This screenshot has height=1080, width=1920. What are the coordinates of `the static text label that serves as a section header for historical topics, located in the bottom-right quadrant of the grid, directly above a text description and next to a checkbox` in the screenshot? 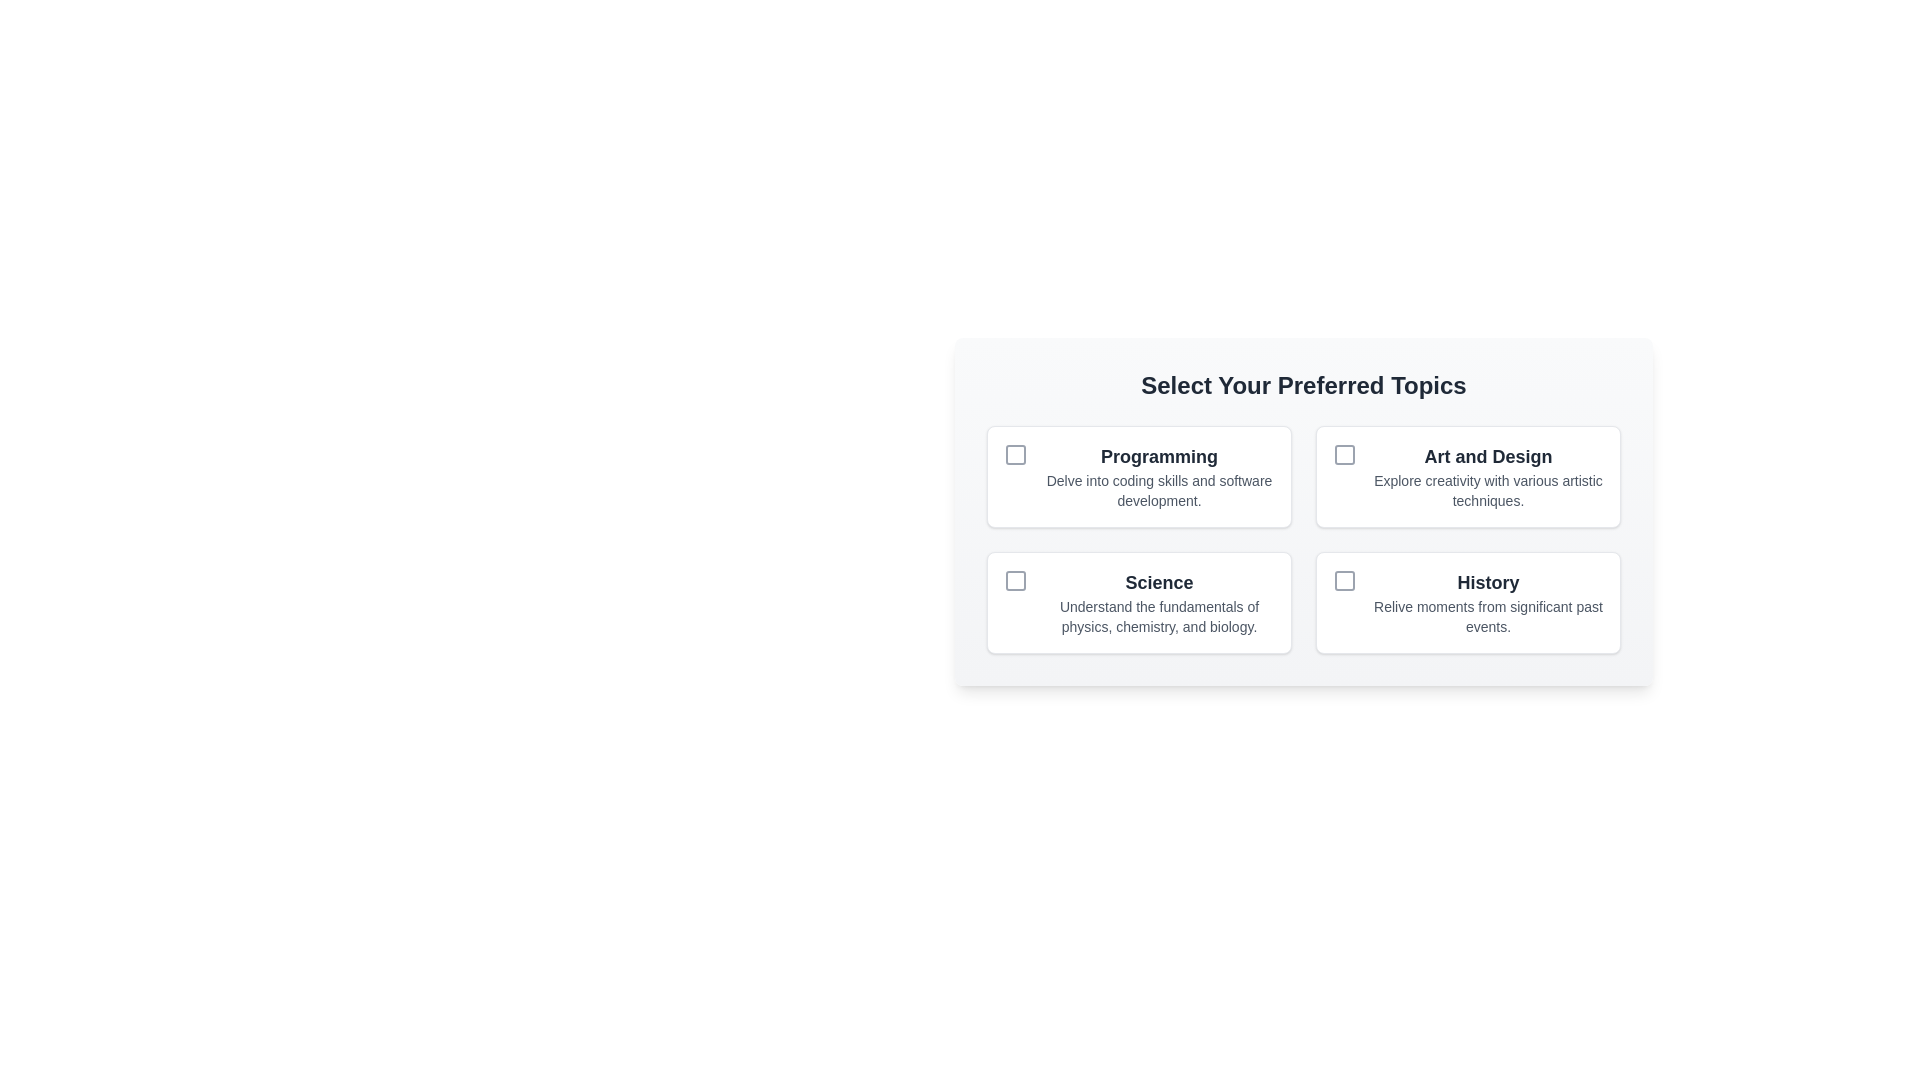 It's located at (1488, 582).